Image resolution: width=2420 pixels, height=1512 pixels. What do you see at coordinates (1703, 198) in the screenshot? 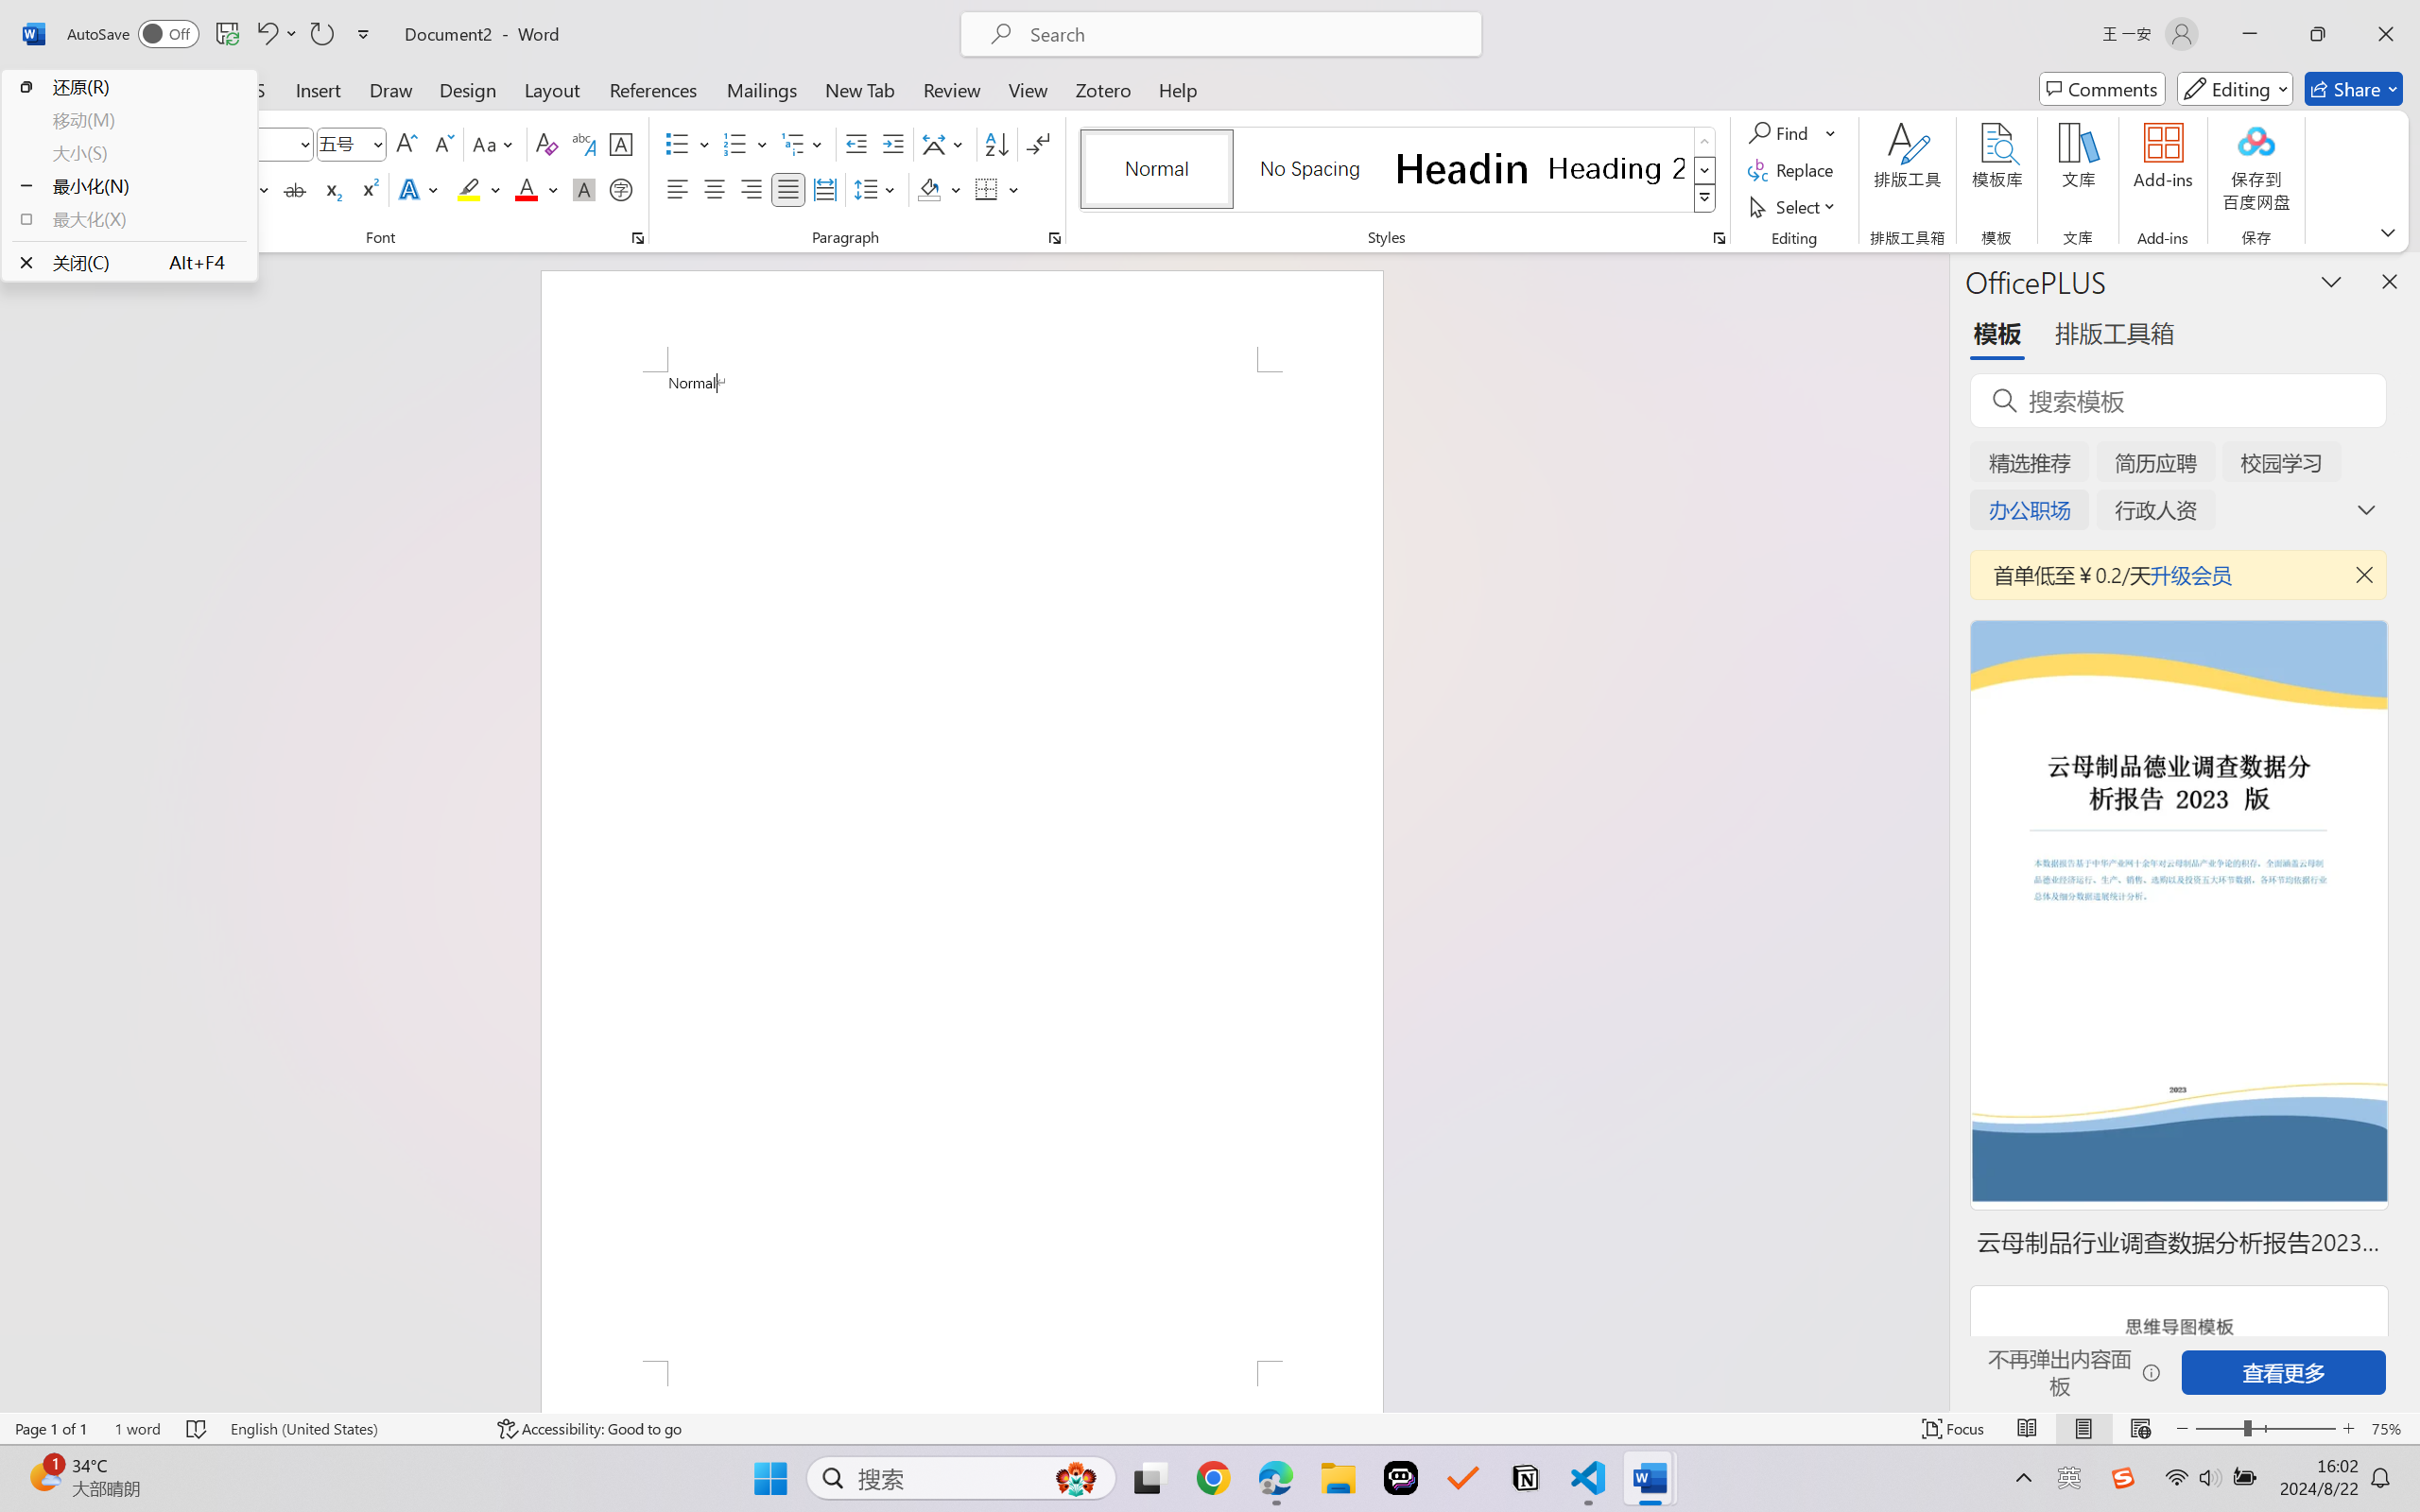
I see `'Styles'` at bounding box center [1703, 198].